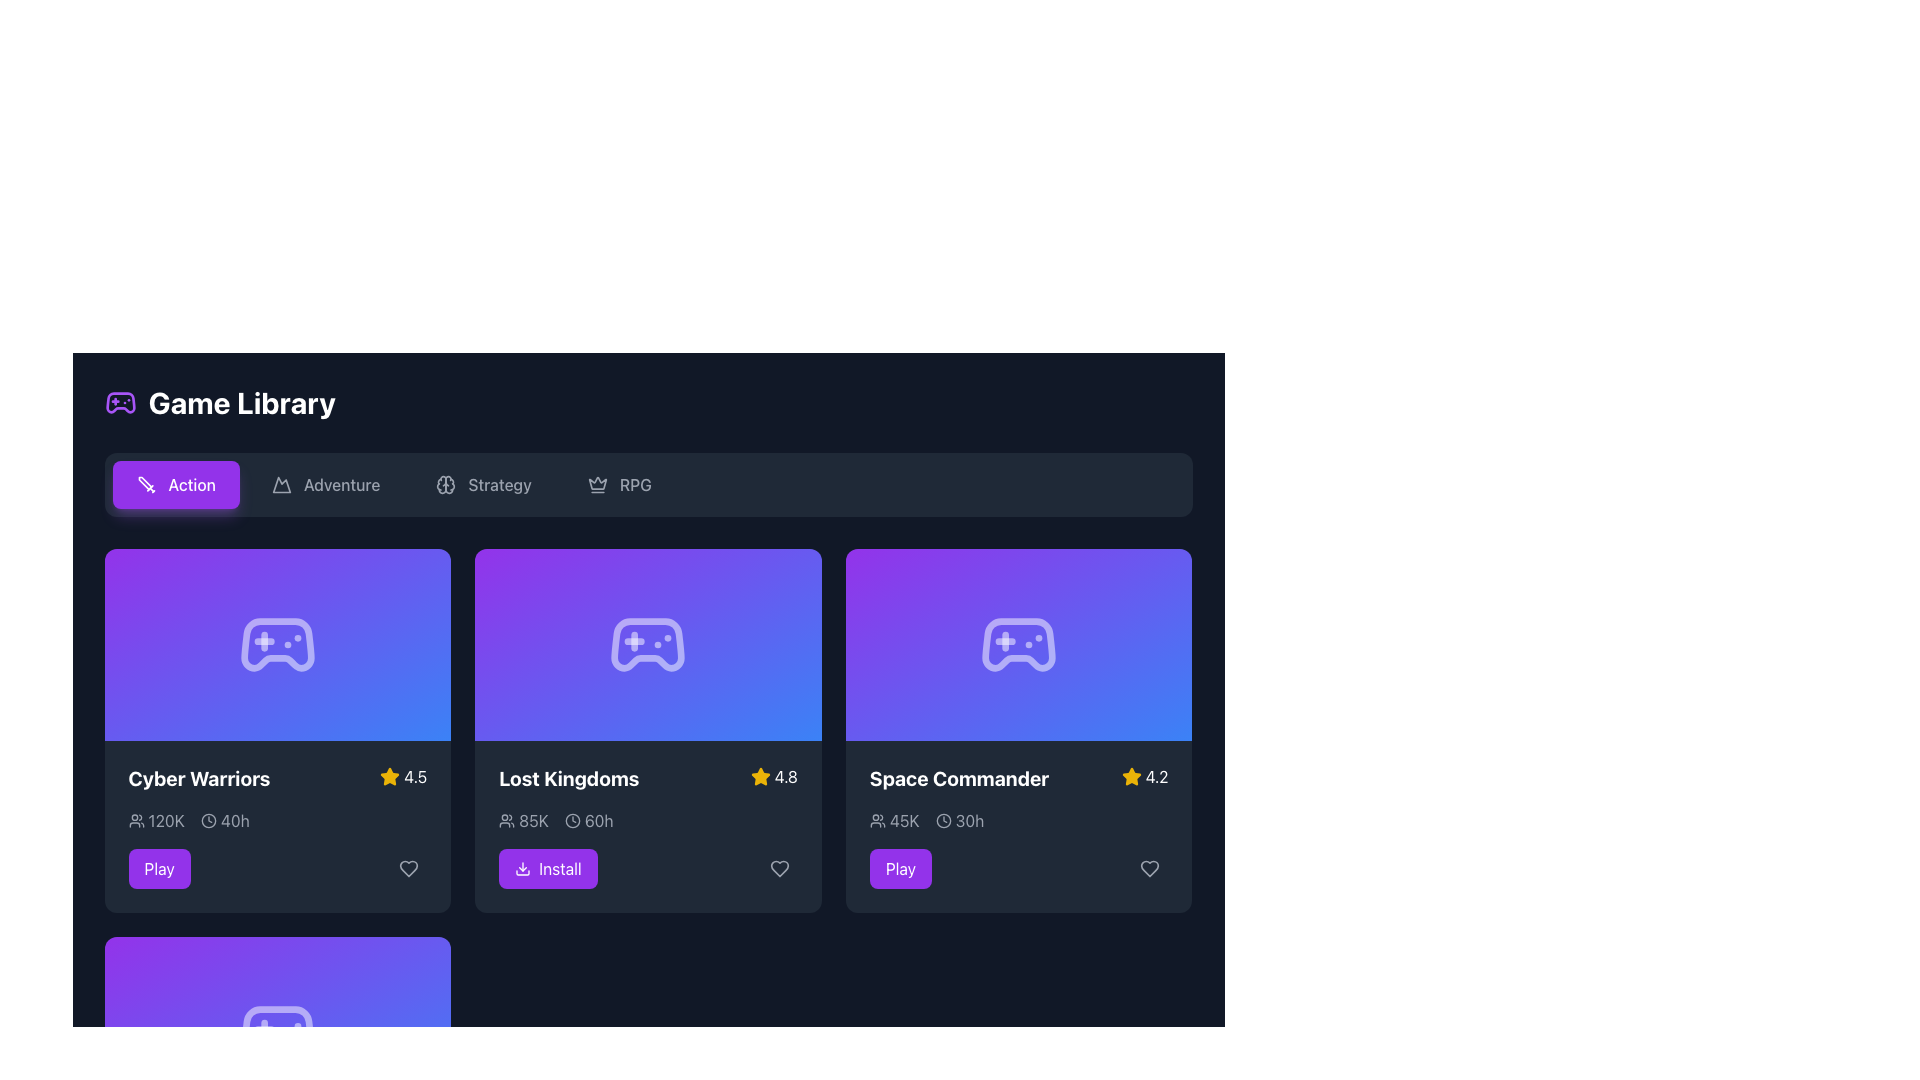 The width and height of the screenshot is (1920, 1080). What do you see at coordinates (1145, 775) in the screenshot?
I see `the Rating component representing the numeric value of the 'Space Commander' item, located in the top-right corner of its section, adjacent to the title` at bounding box center [1145, 775].